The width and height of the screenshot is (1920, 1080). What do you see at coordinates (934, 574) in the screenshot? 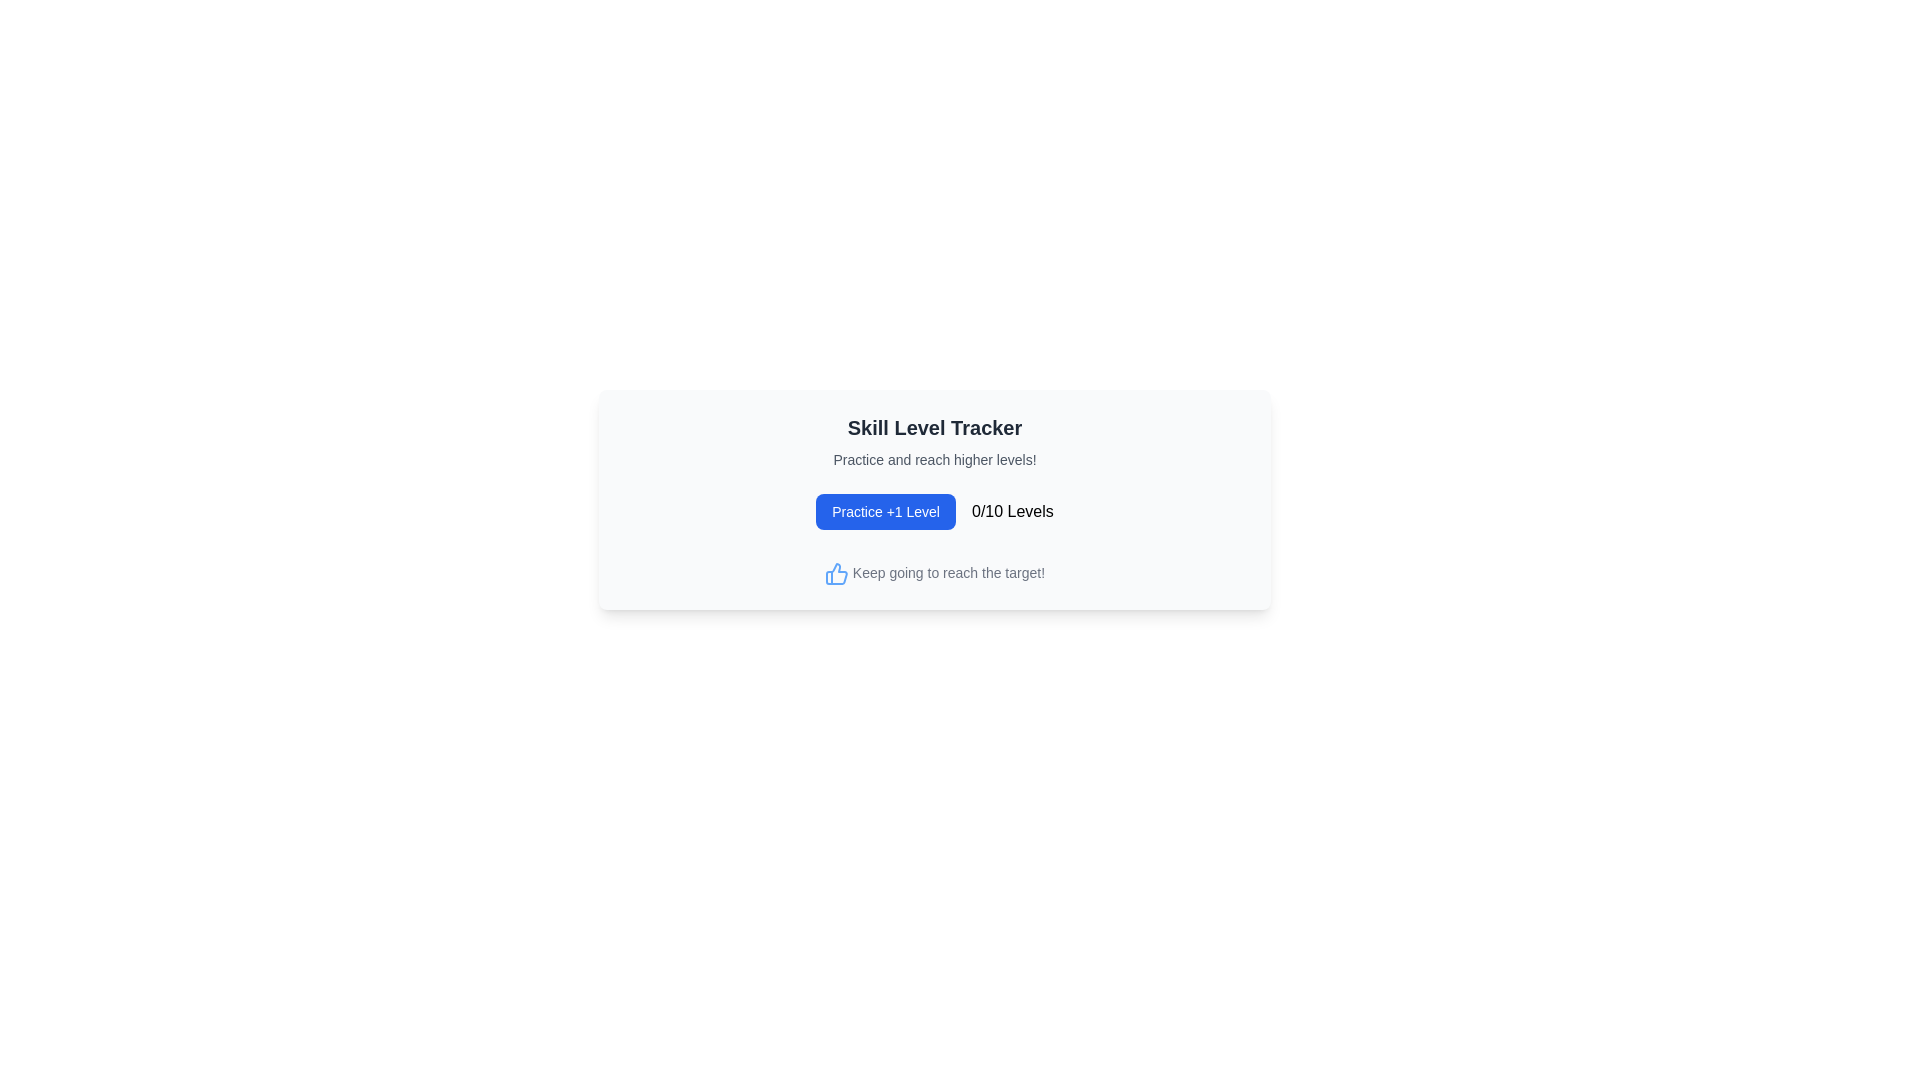
I see `text content of the Text with Icon that displays 'Keep going to reach the target!' and has a blue thumbs-up icon to its left, located at the bottom of the section` at bounding box center [934, 574].